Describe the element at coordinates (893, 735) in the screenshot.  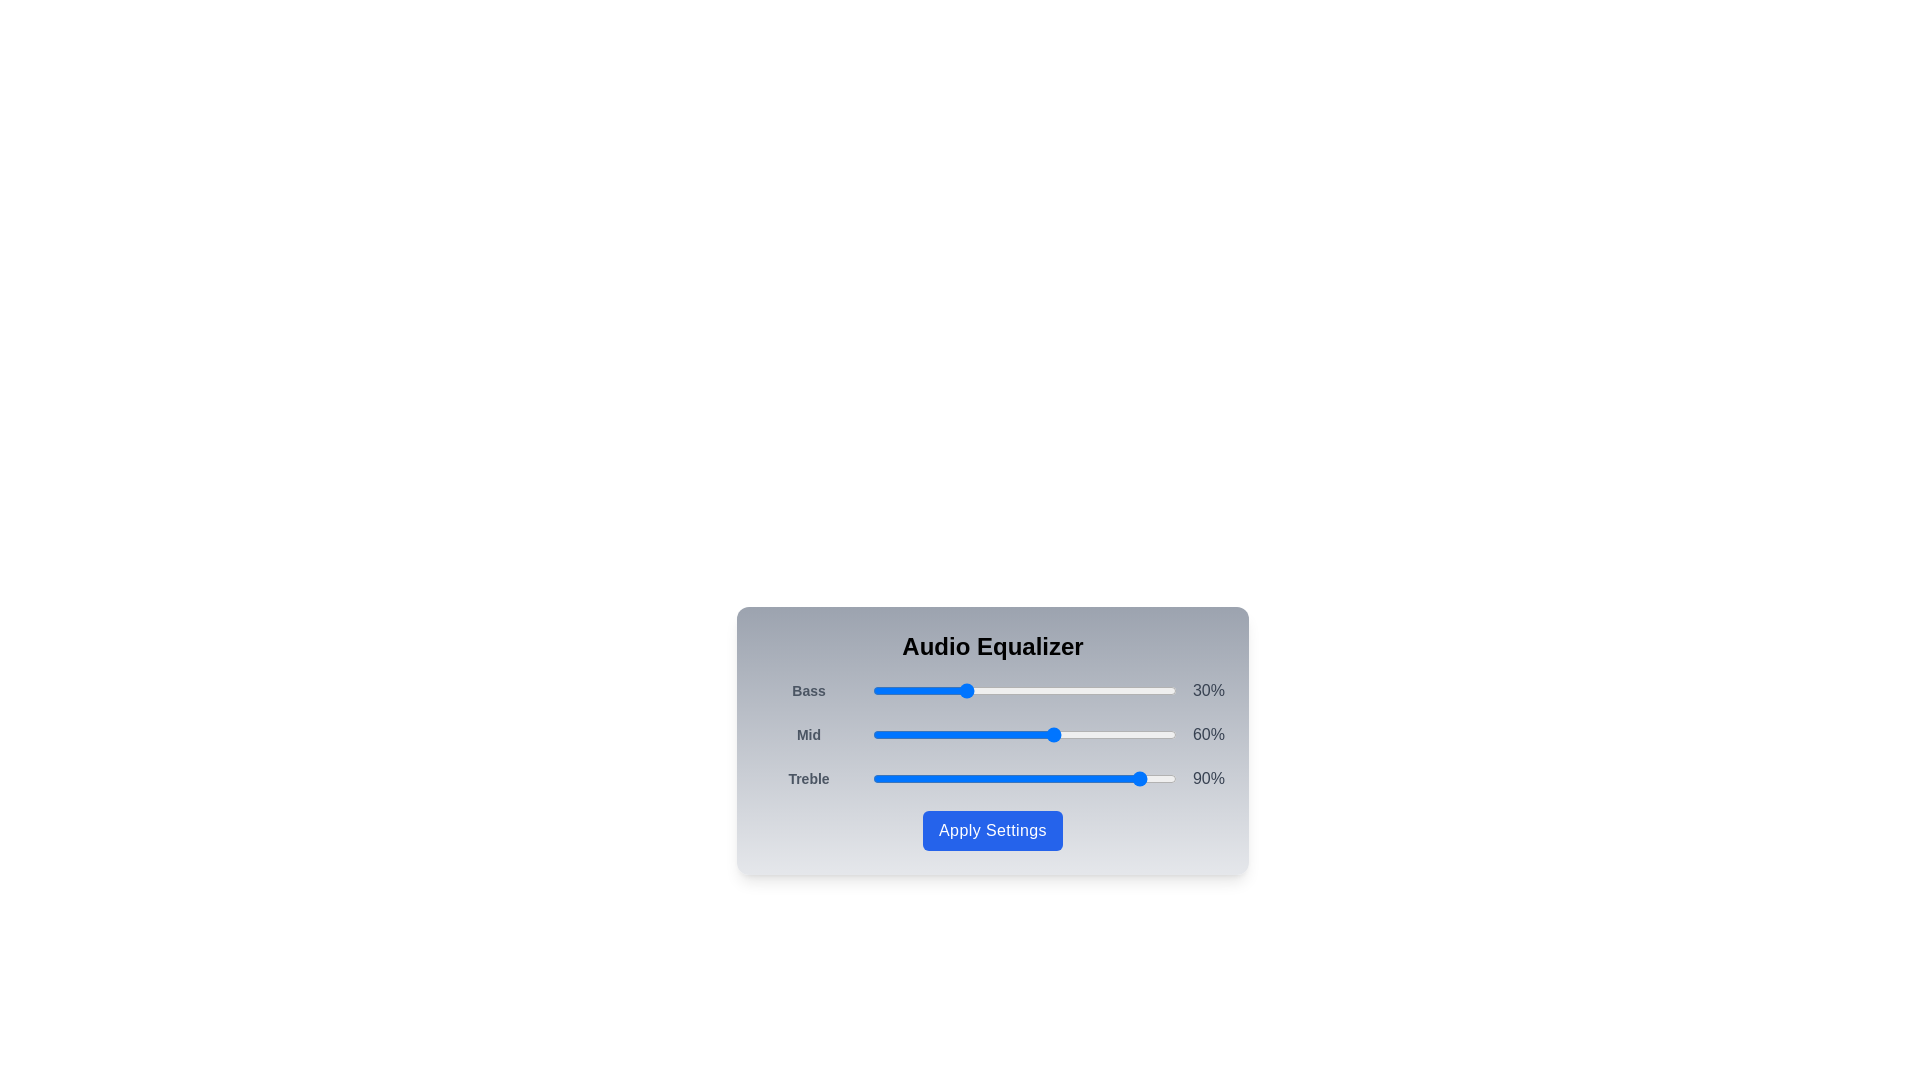
I see `the 1 slider to 7%` at that location.